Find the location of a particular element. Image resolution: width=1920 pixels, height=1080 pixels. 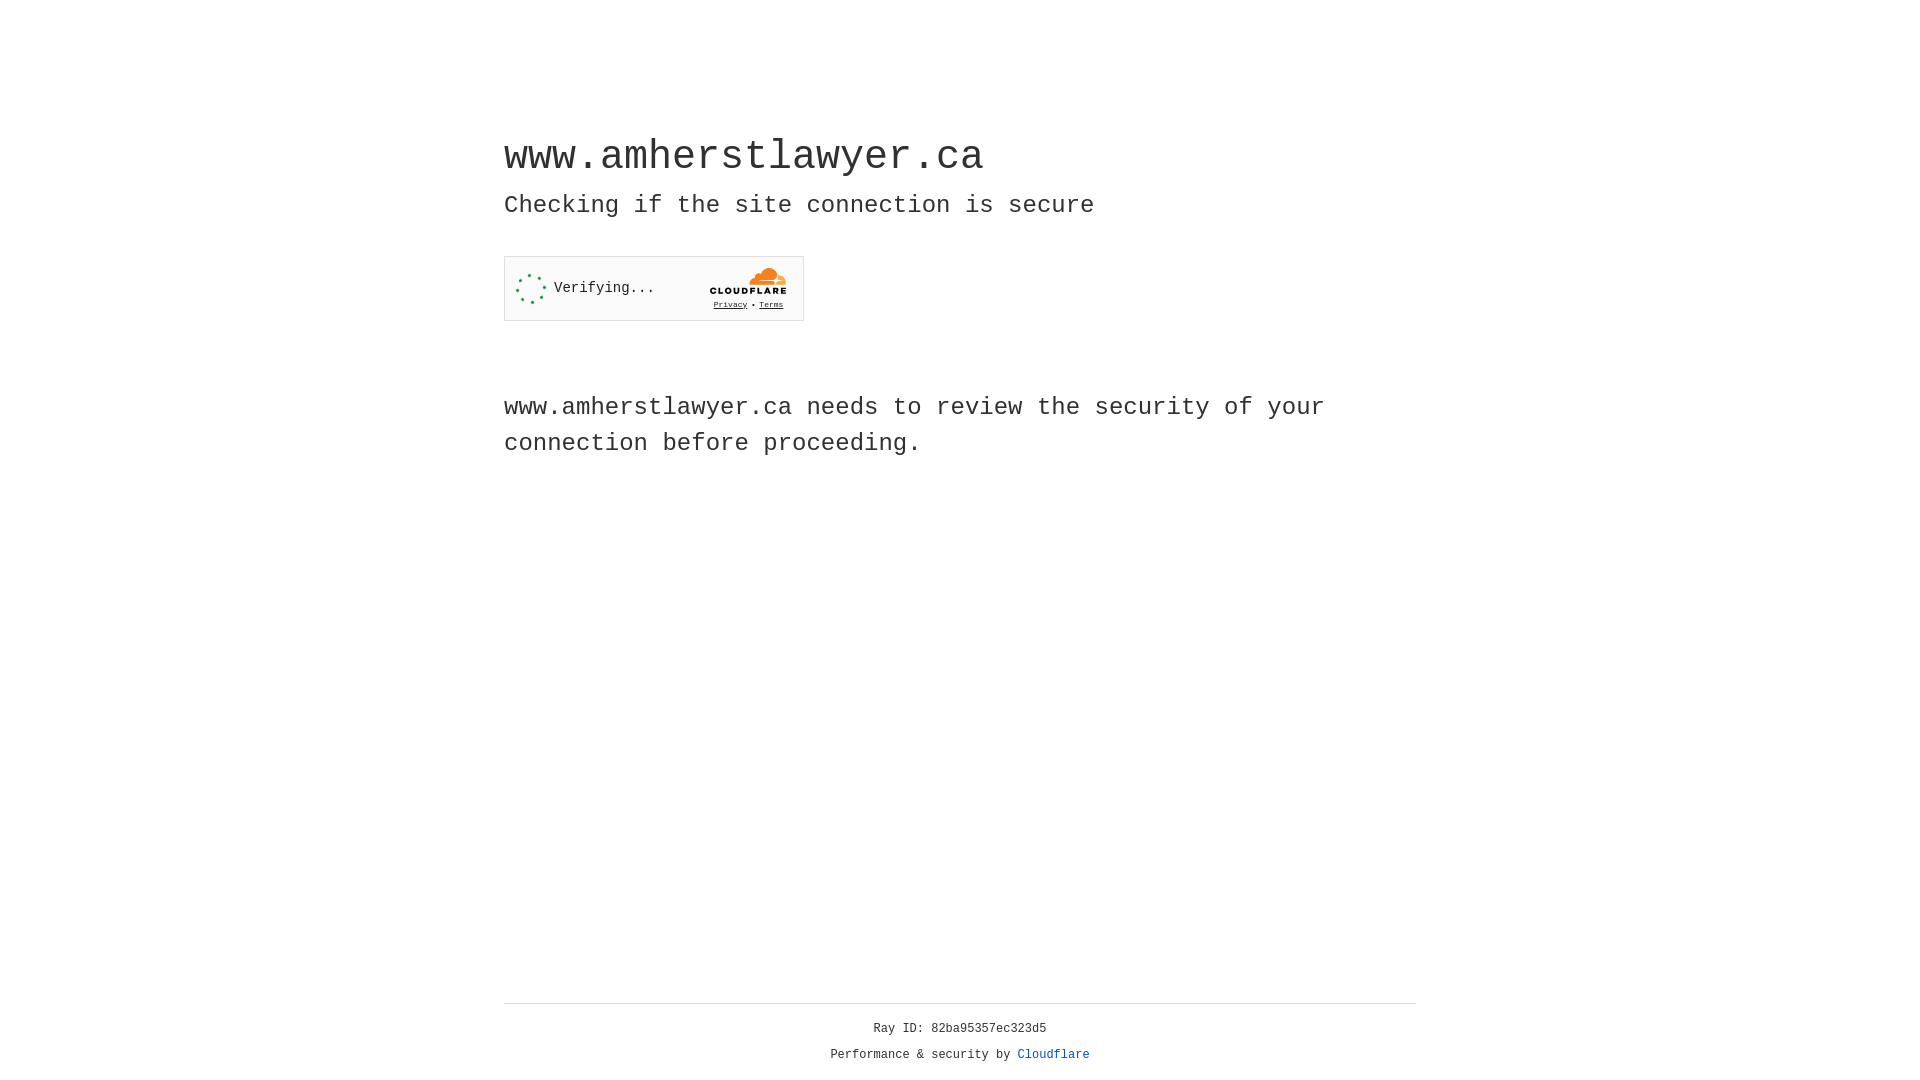

'Widget containing a Cloudflare security challenge' is located at coordinates (653, 288).